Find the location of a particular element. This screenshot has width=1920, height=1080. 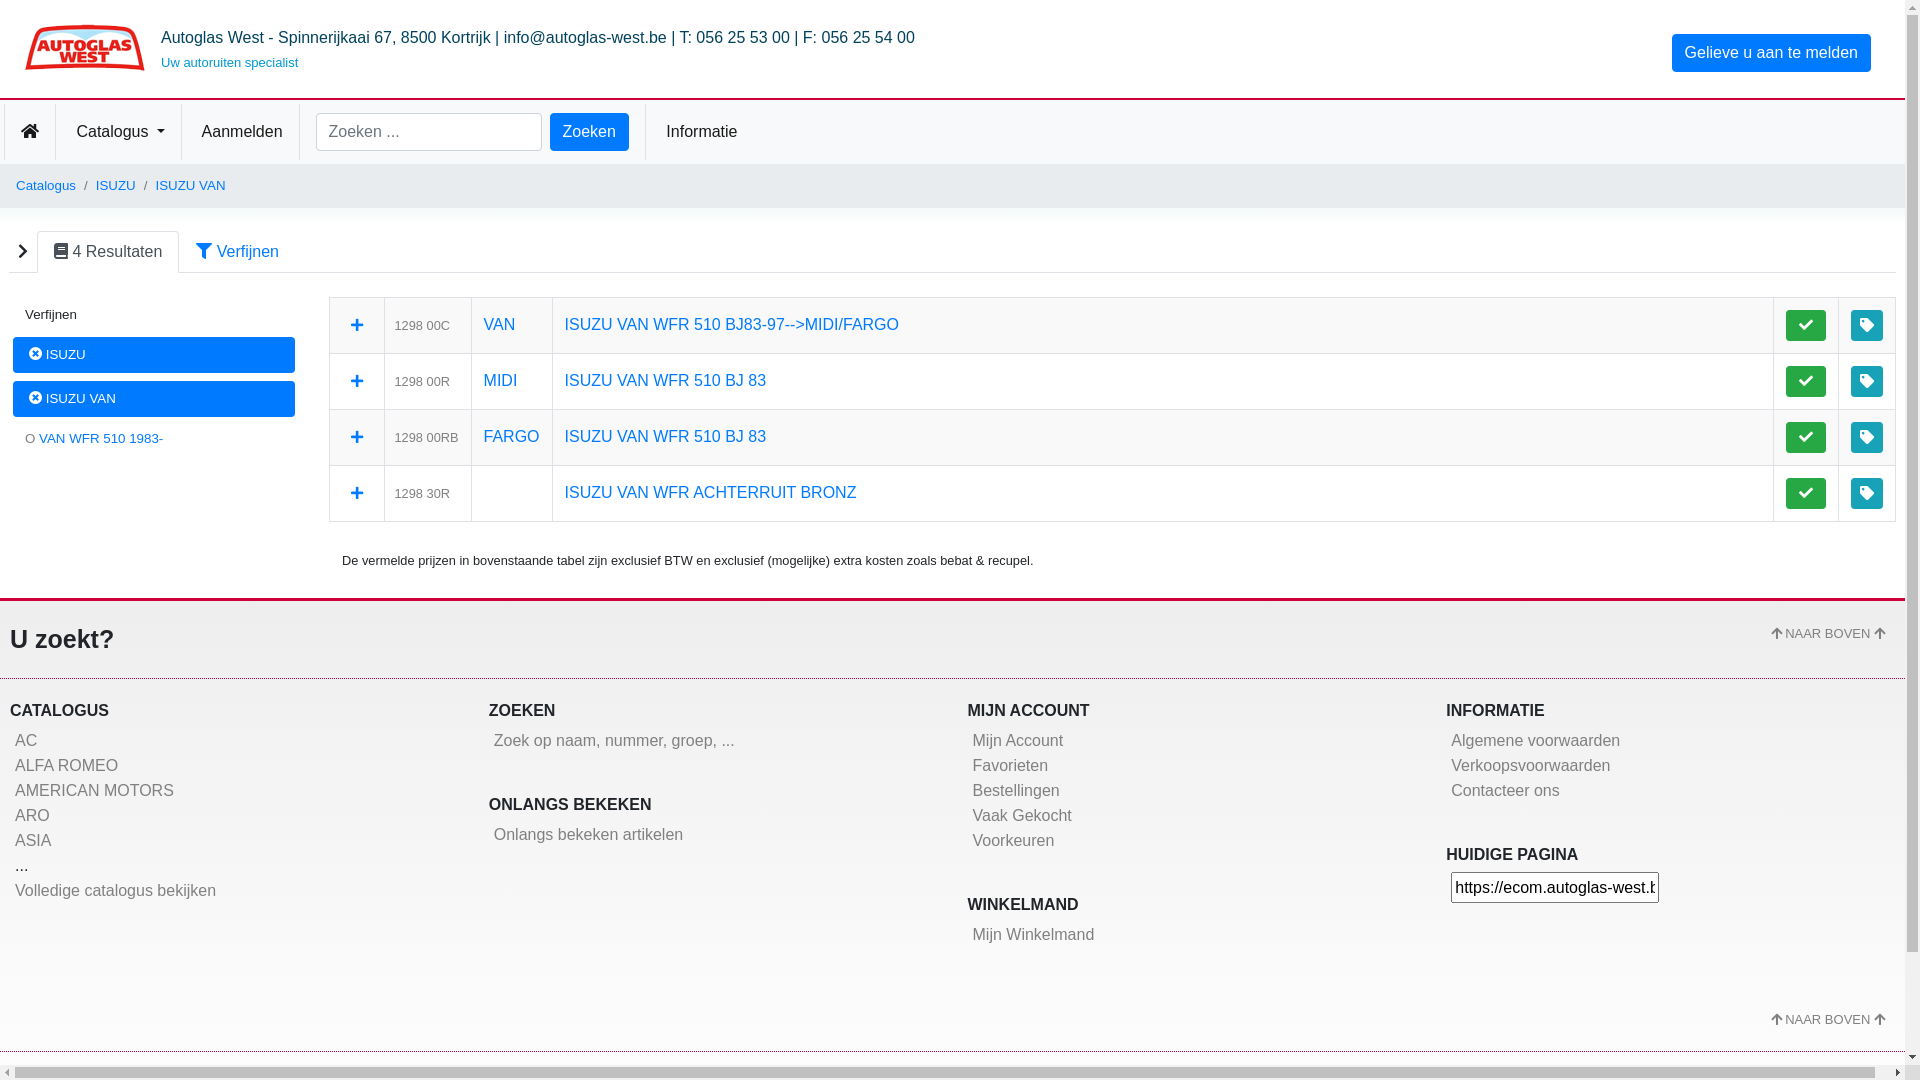

'FARGO' is located at coordinates (512, 435).